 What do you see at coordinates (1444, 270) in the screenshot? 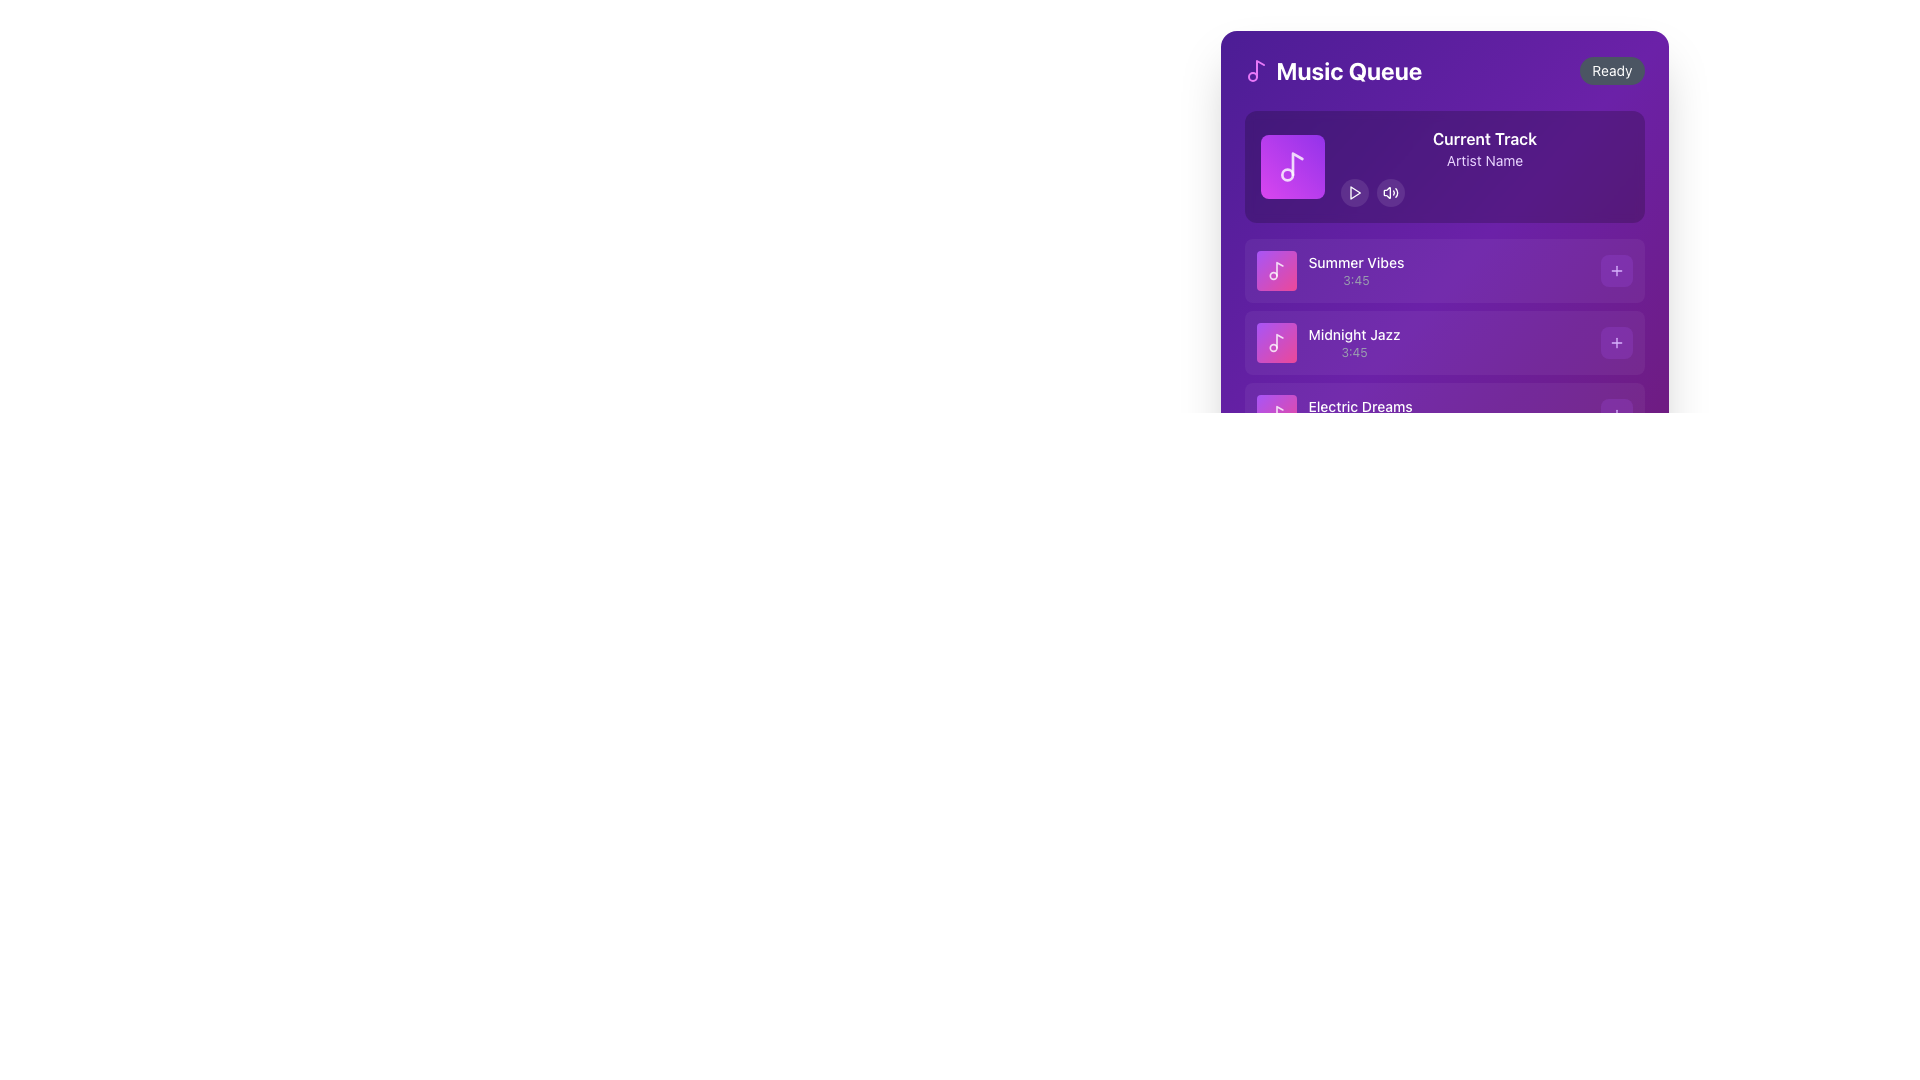
I see `the '+' button on the track info list item labeled 'Summer Vibes'` at bounding box center [1444, 270].